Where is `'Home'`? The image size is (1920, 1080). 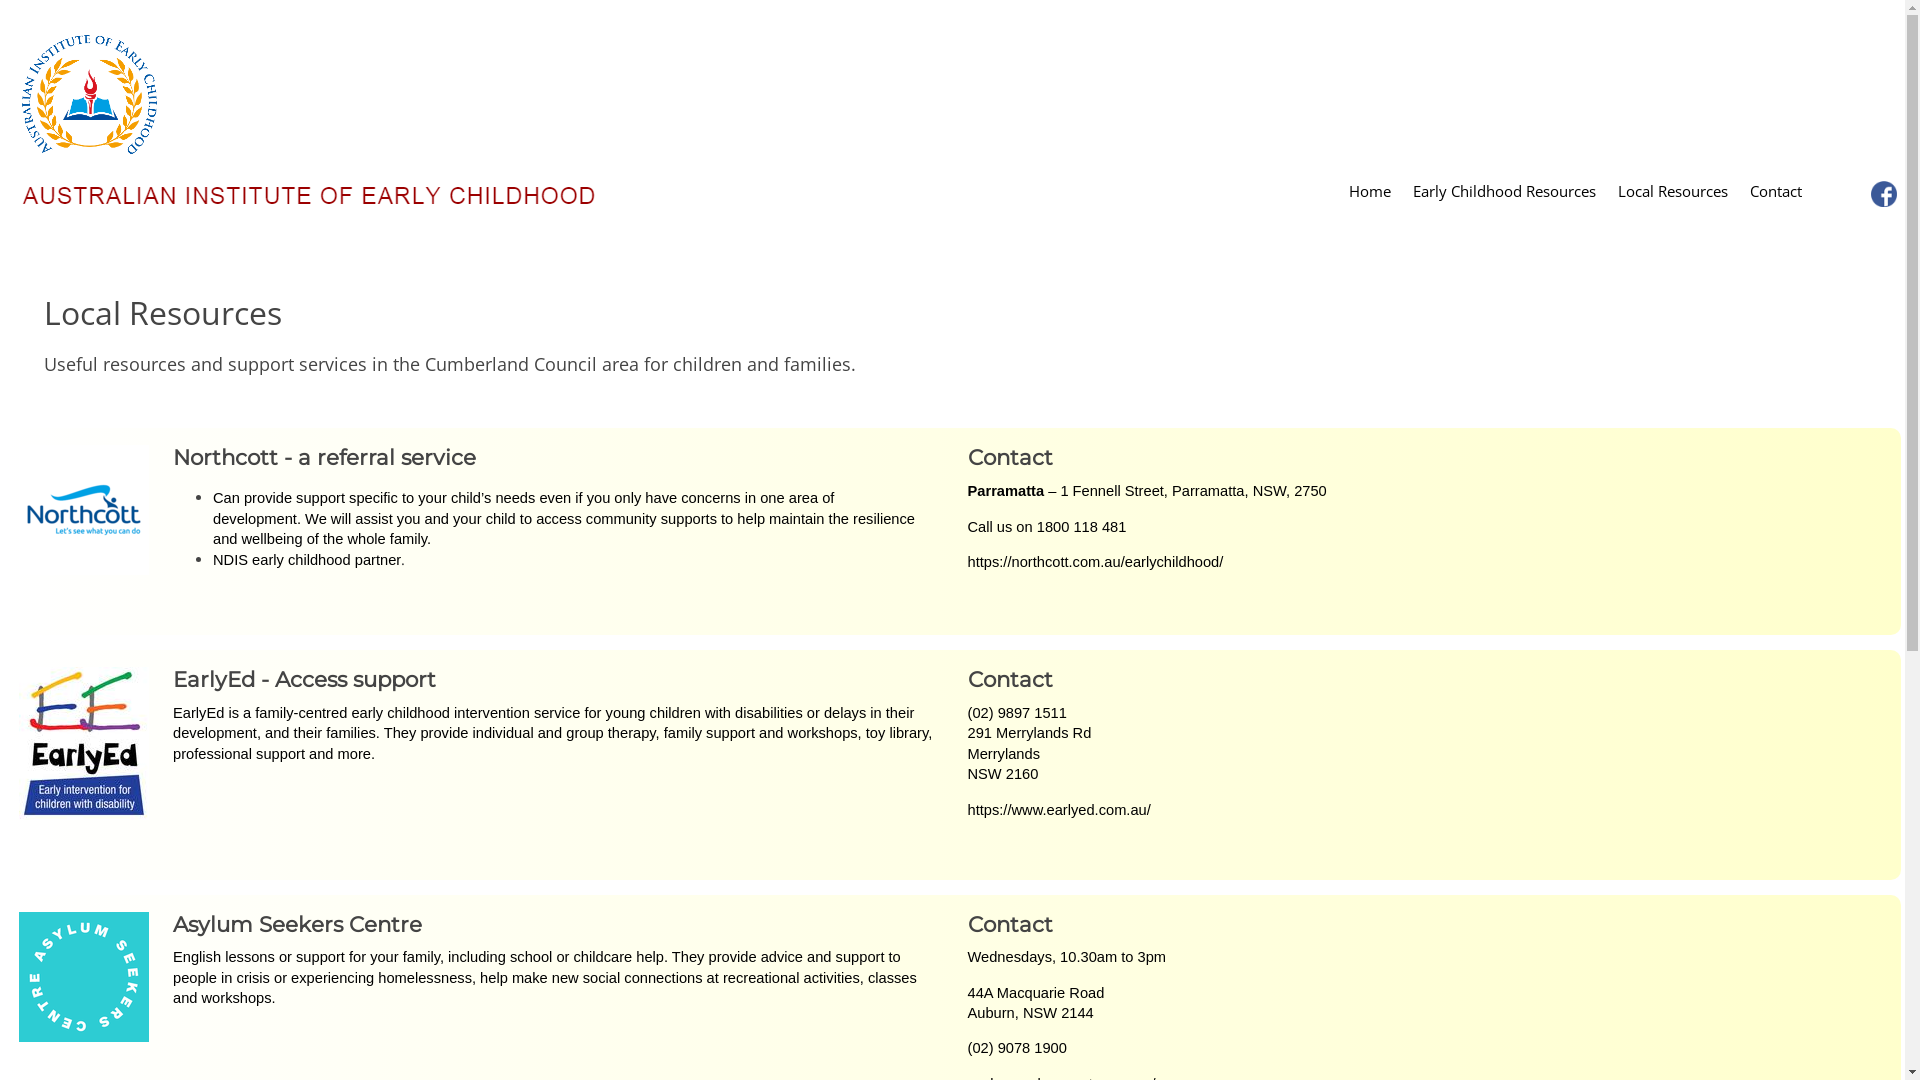
'Home' is located at coordinates (1338, 193).